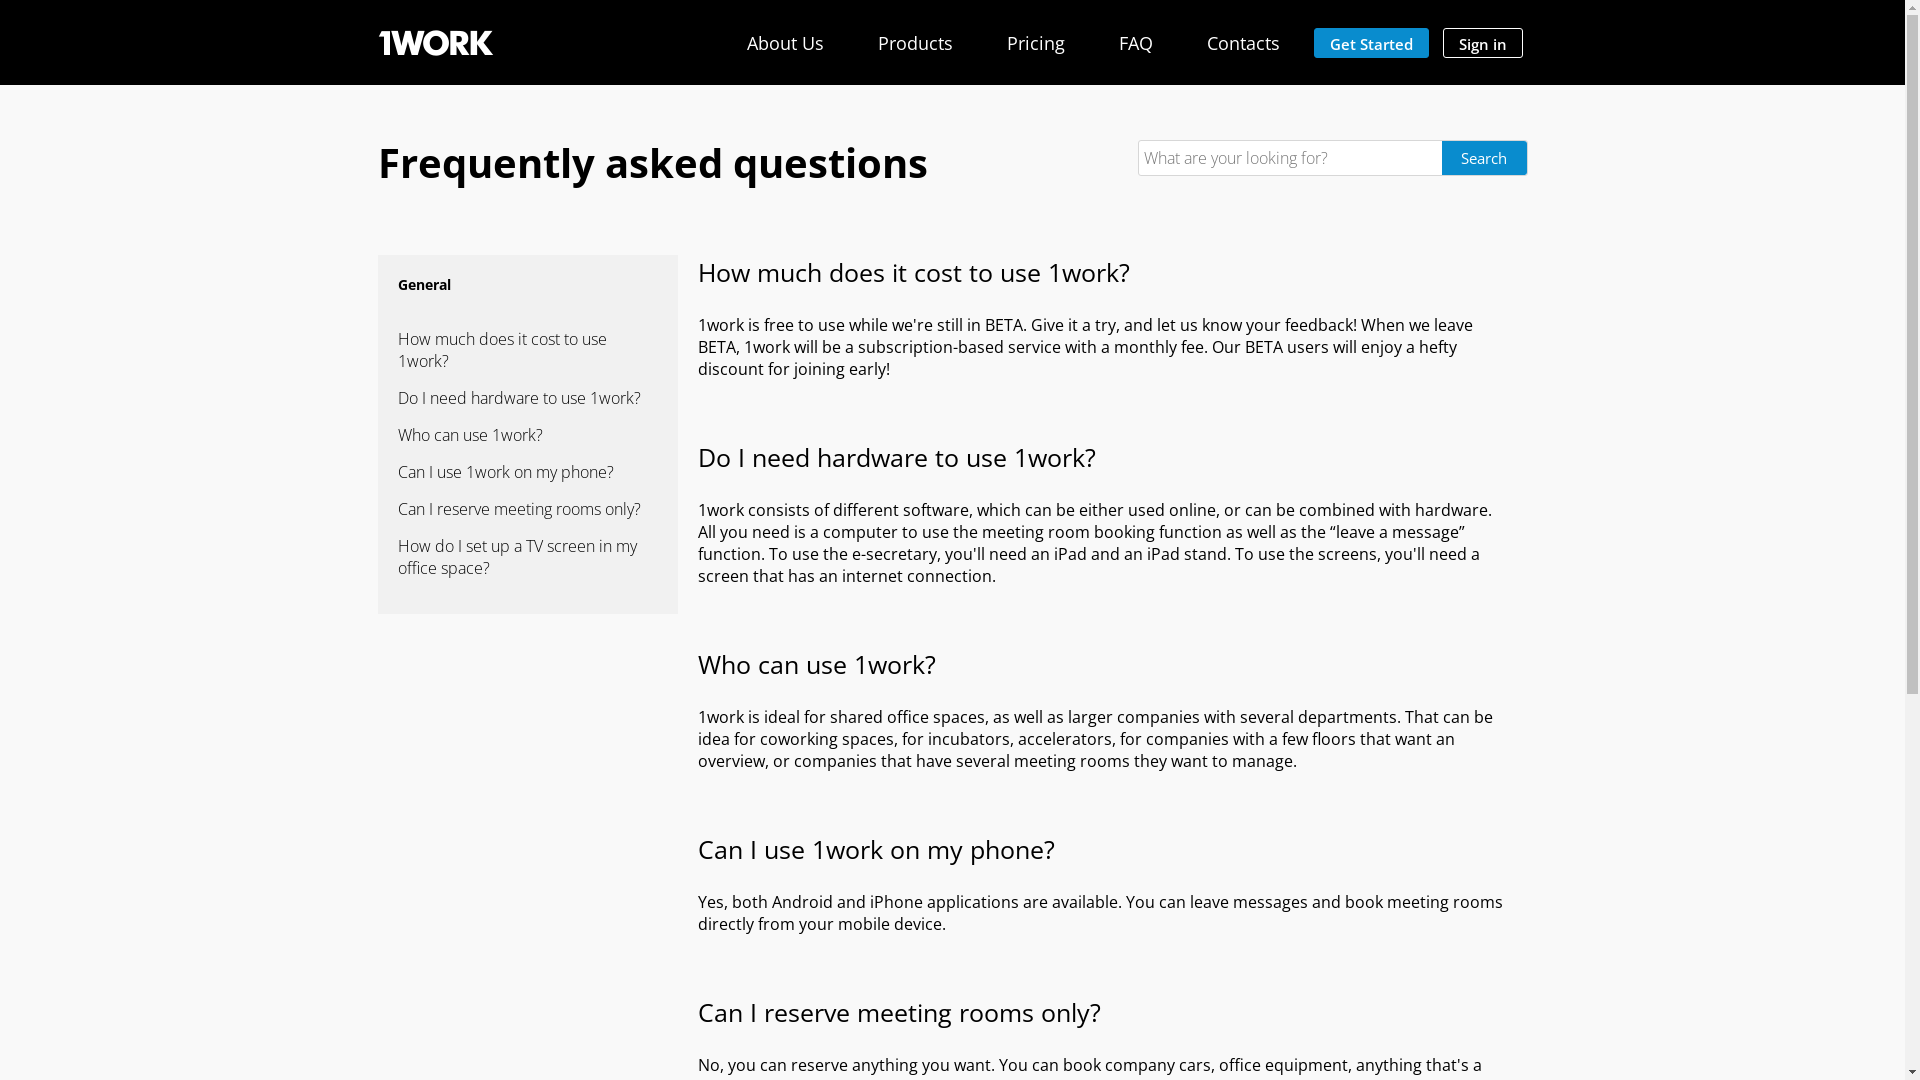 Image resolution: width=1920 pixels, height=1080 pixels. Describe the element at coordinates (528, 349) in the screenshot. I see `'How much does it cost to use 1work?'` at that location.